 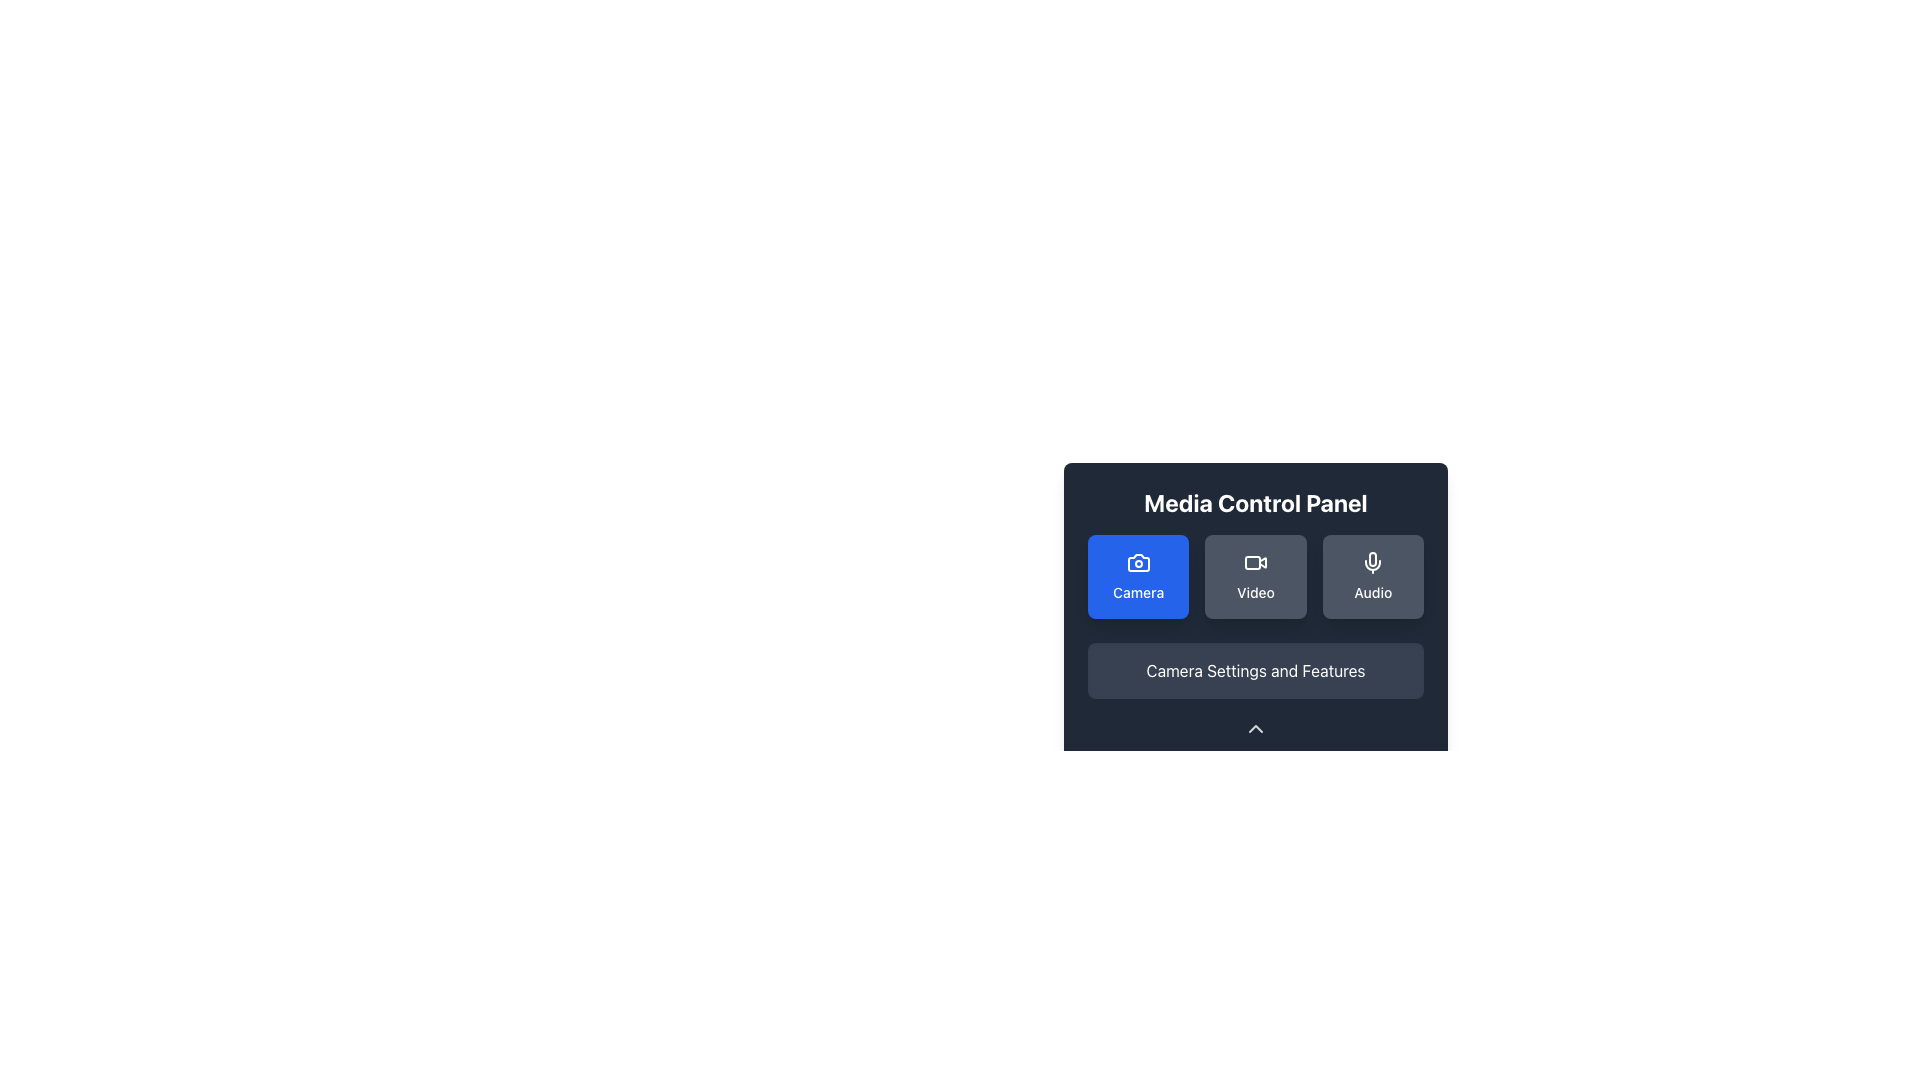 What do you see at coordinates (1255, 671) in the screenshot?
I see `the text label with the centered white font that reads 'Camera Settings and Features', located at the bottom of the Media Control Panel interface` at bounding box center [1255, 671].